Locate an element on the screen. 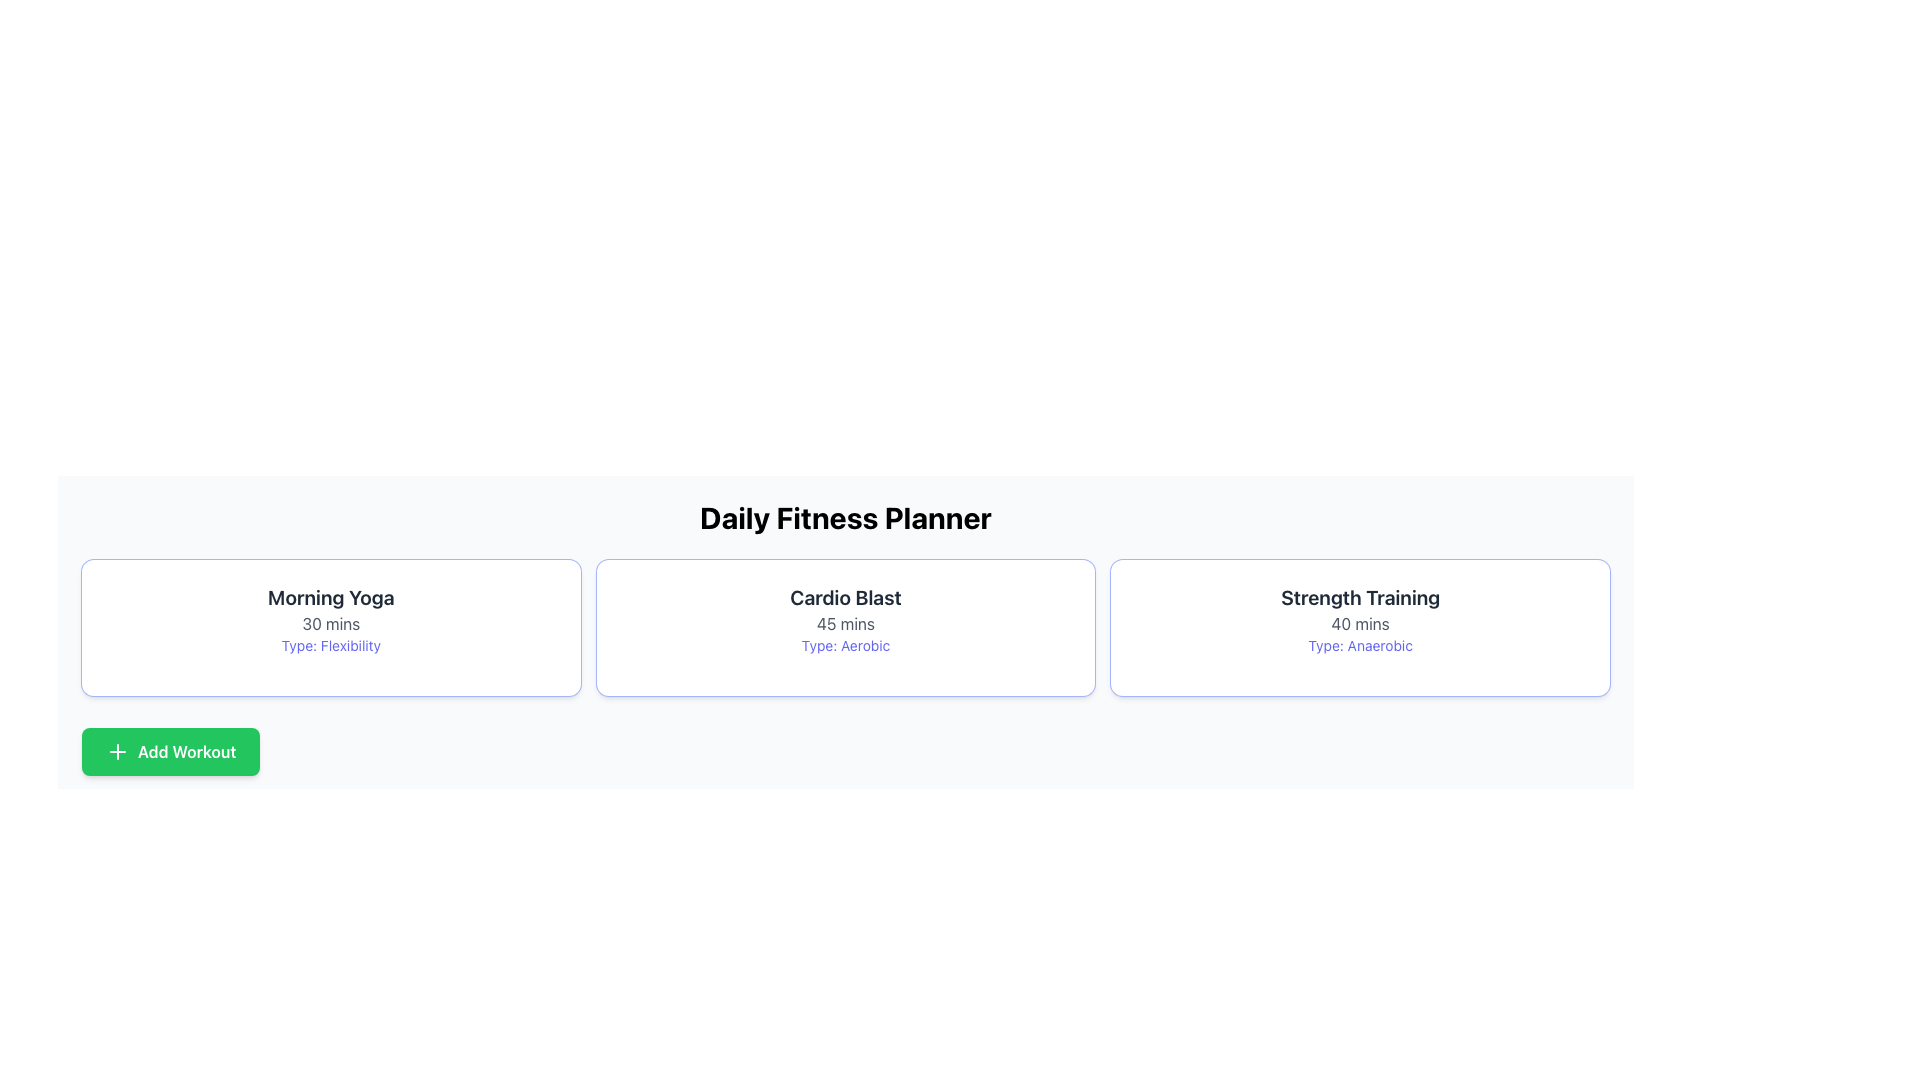 This screenshot has width=1920, height=1080. the static text displaying the workout duration ('40 mins') located in the middle of three stacked text elements inside the 'Strength Training' card is located at coordinates (1360, 623).